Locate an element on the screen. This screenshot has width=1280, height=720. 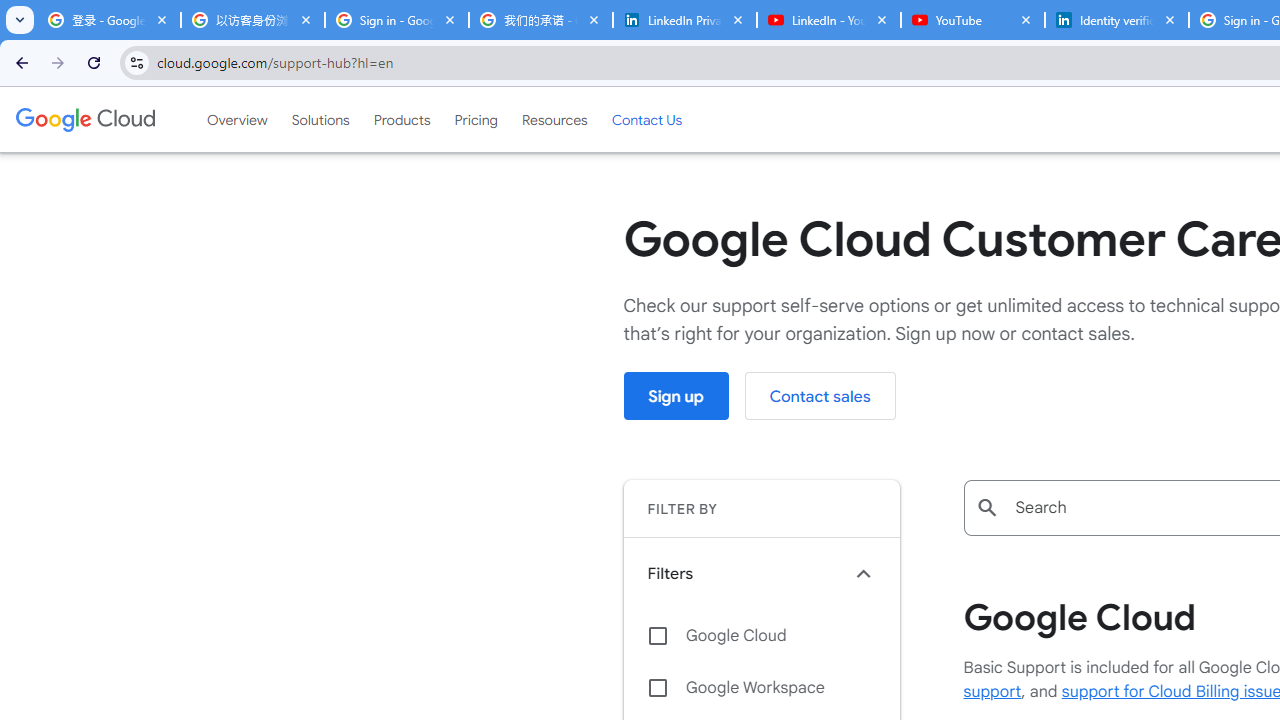
'LinkedIn - YouTube' is located at coordinates (828, 20).